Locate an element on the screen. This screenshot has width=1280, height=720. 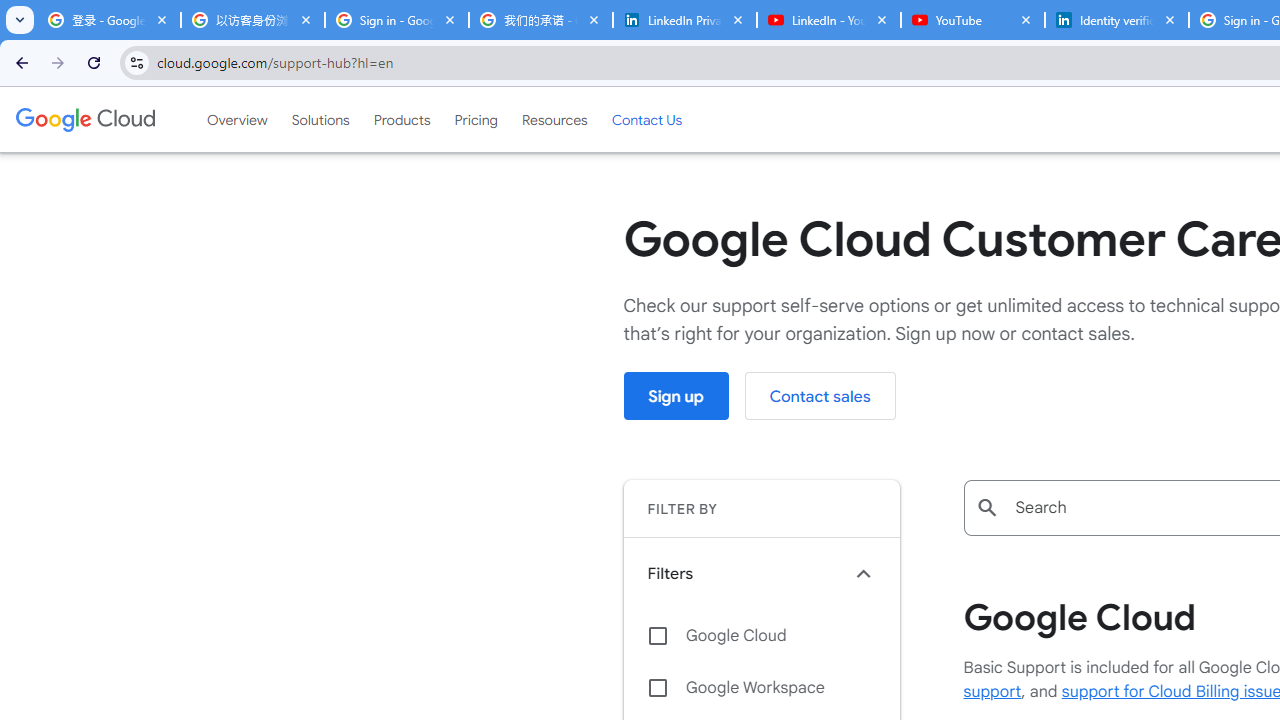
'LinkedIn - YouTube' is located at coordinates (828, 20).